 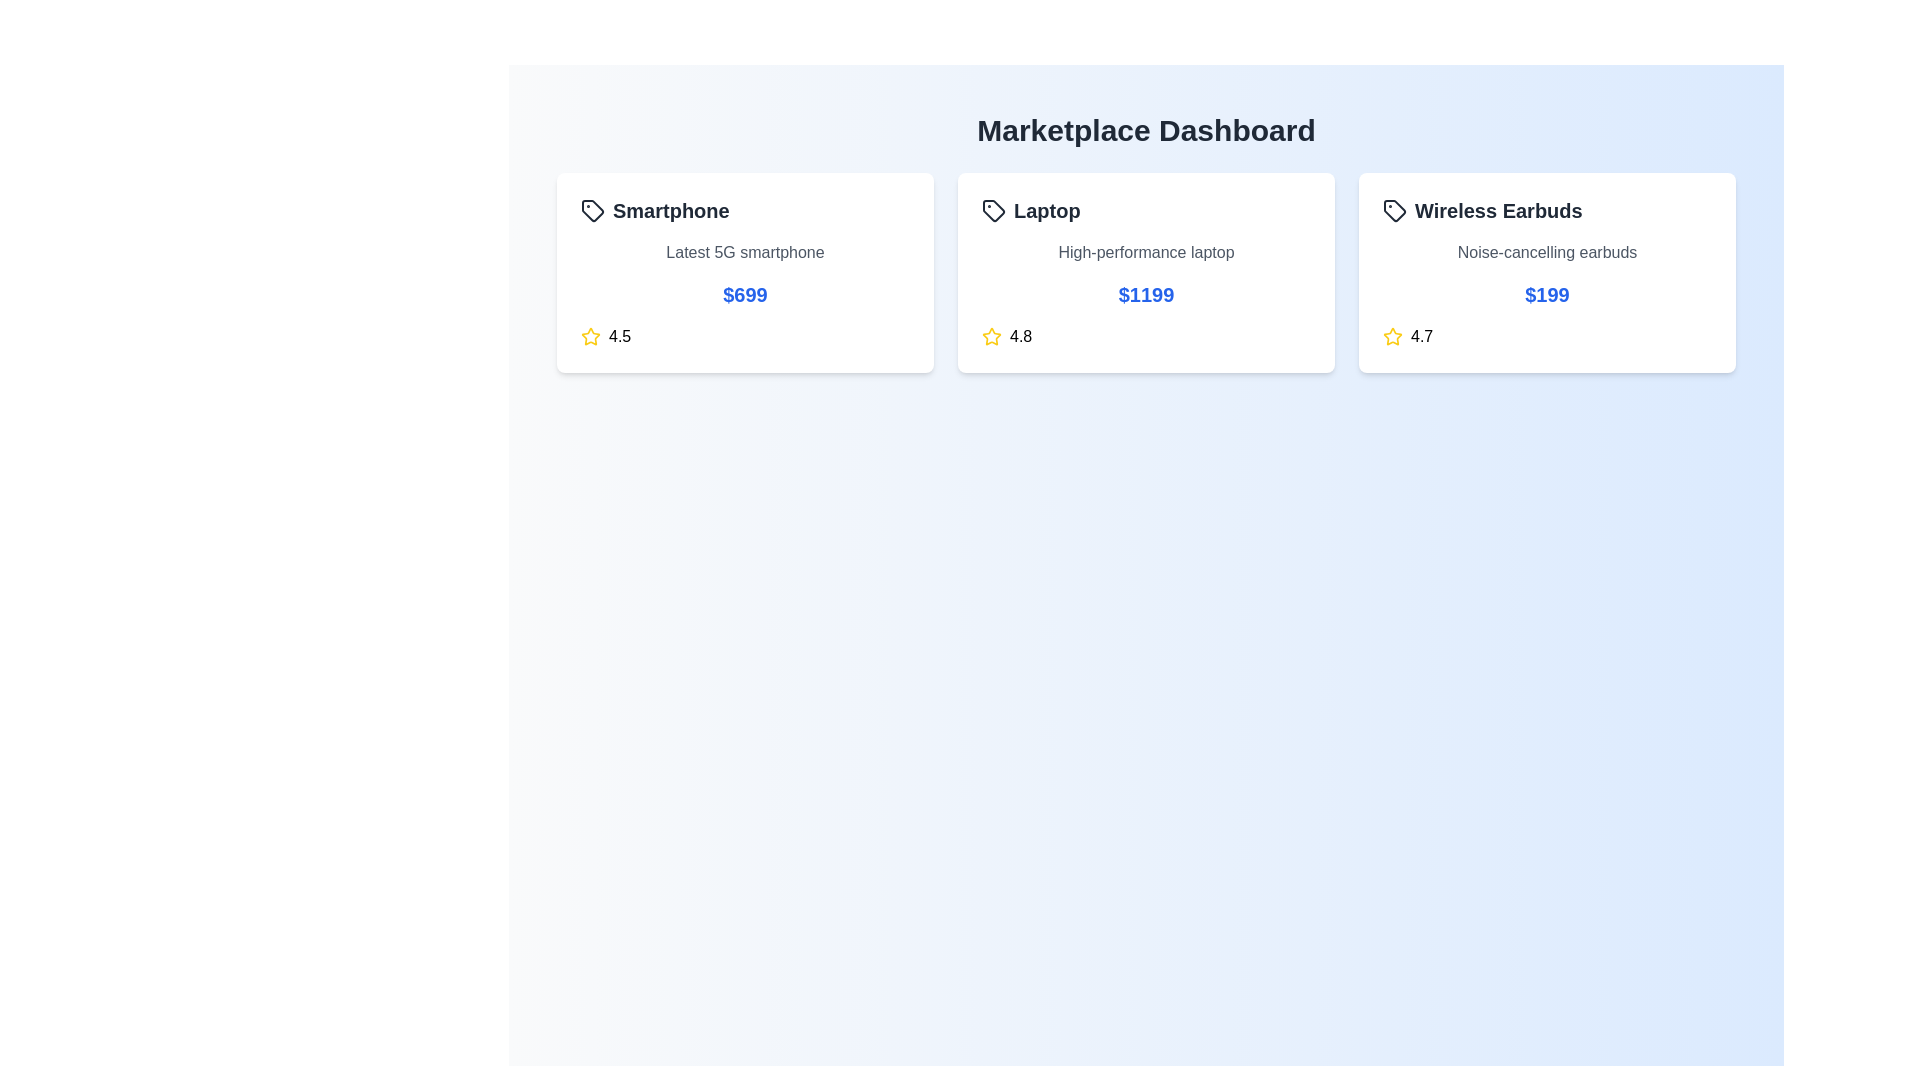 I want to click on the graphical tag indicator that resembles a tag symbol, which is located next to the label 'Laptop' in the dashboard environment, so click(x=993, y=211).